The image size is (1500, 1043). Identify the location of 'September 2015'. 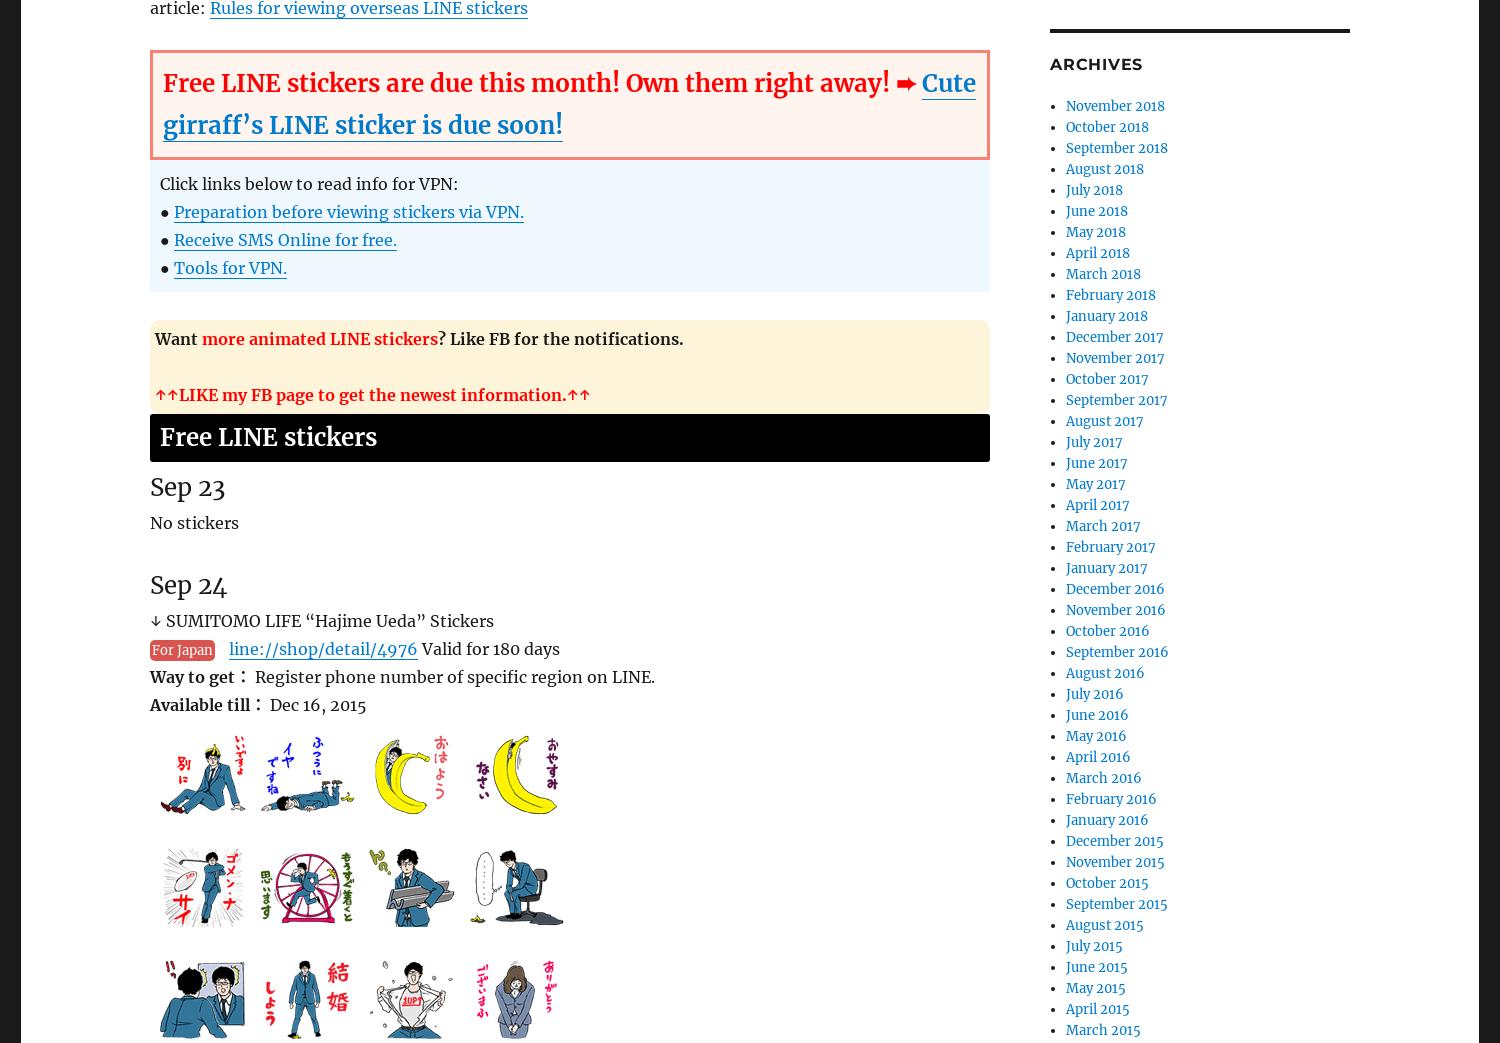
(1065, 902).